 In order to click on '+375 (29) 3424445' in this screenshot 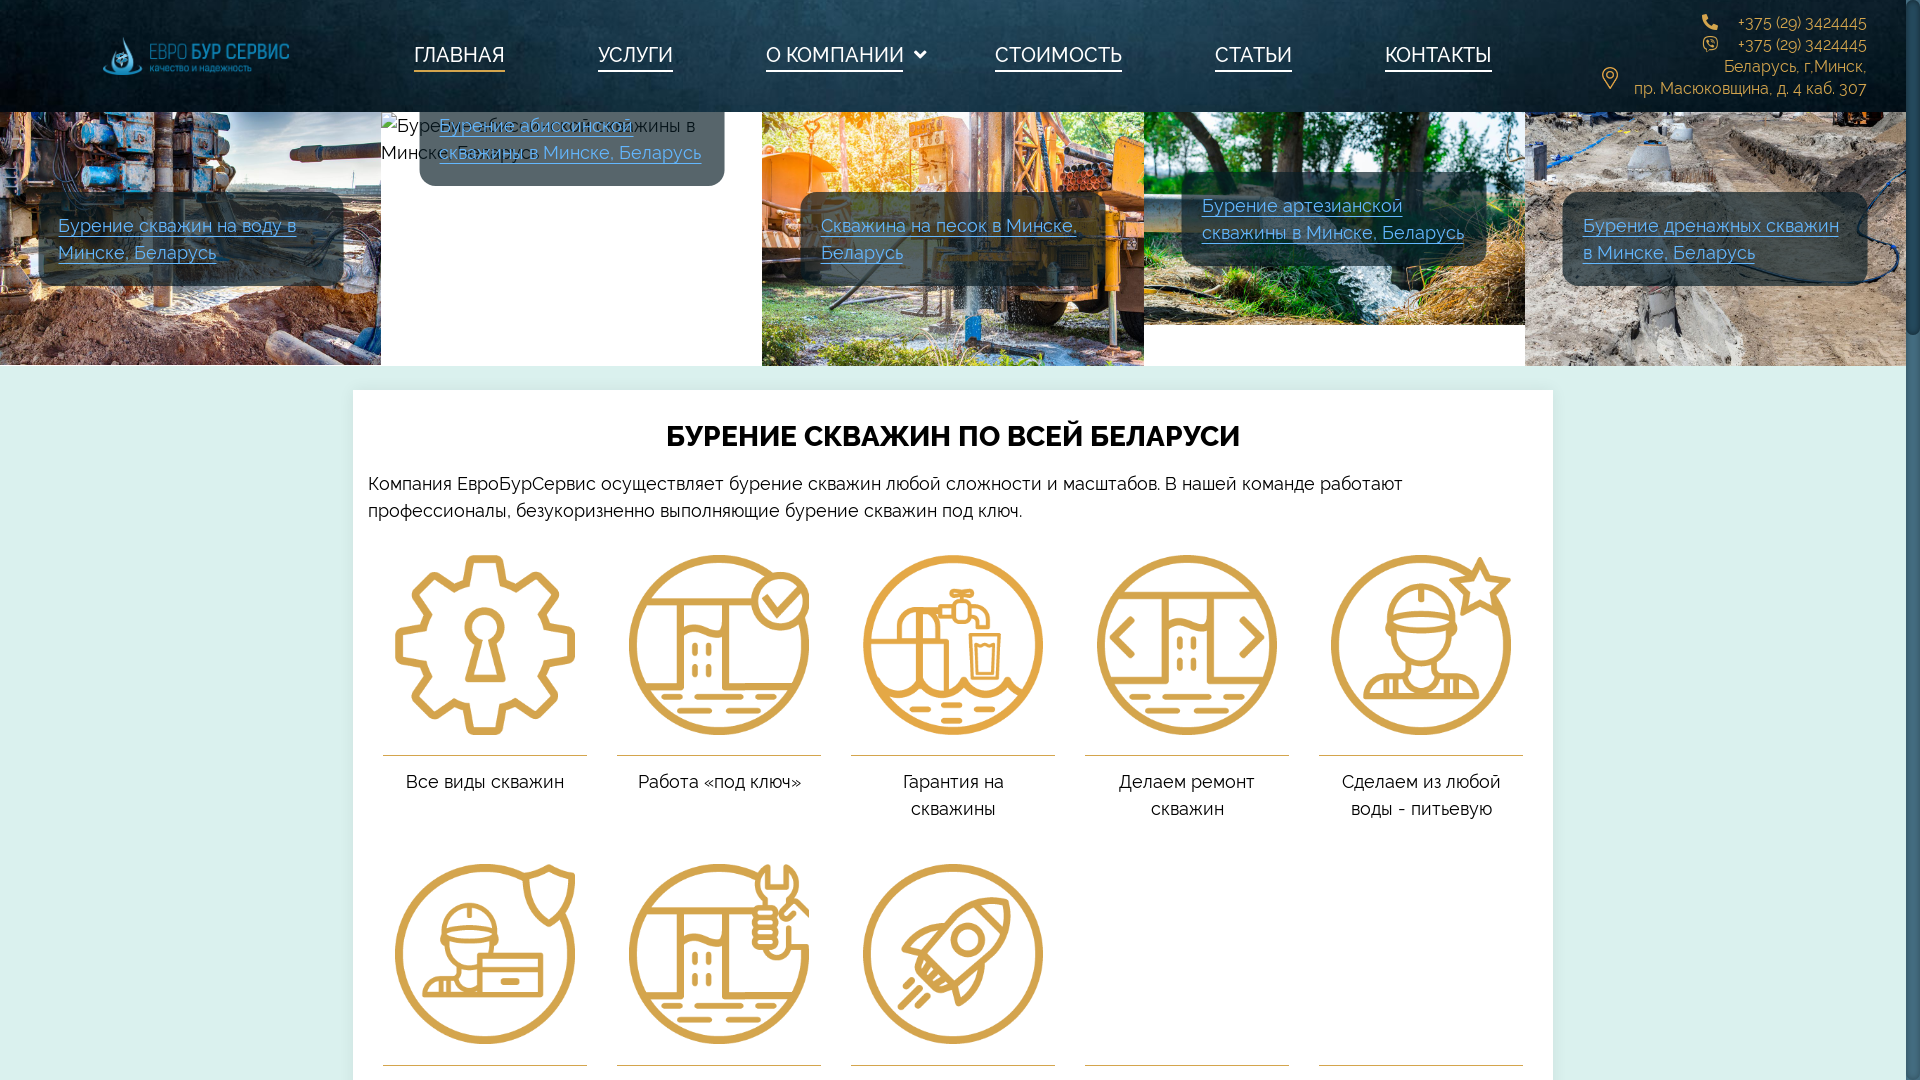, I will do `click(1802, 22)`.